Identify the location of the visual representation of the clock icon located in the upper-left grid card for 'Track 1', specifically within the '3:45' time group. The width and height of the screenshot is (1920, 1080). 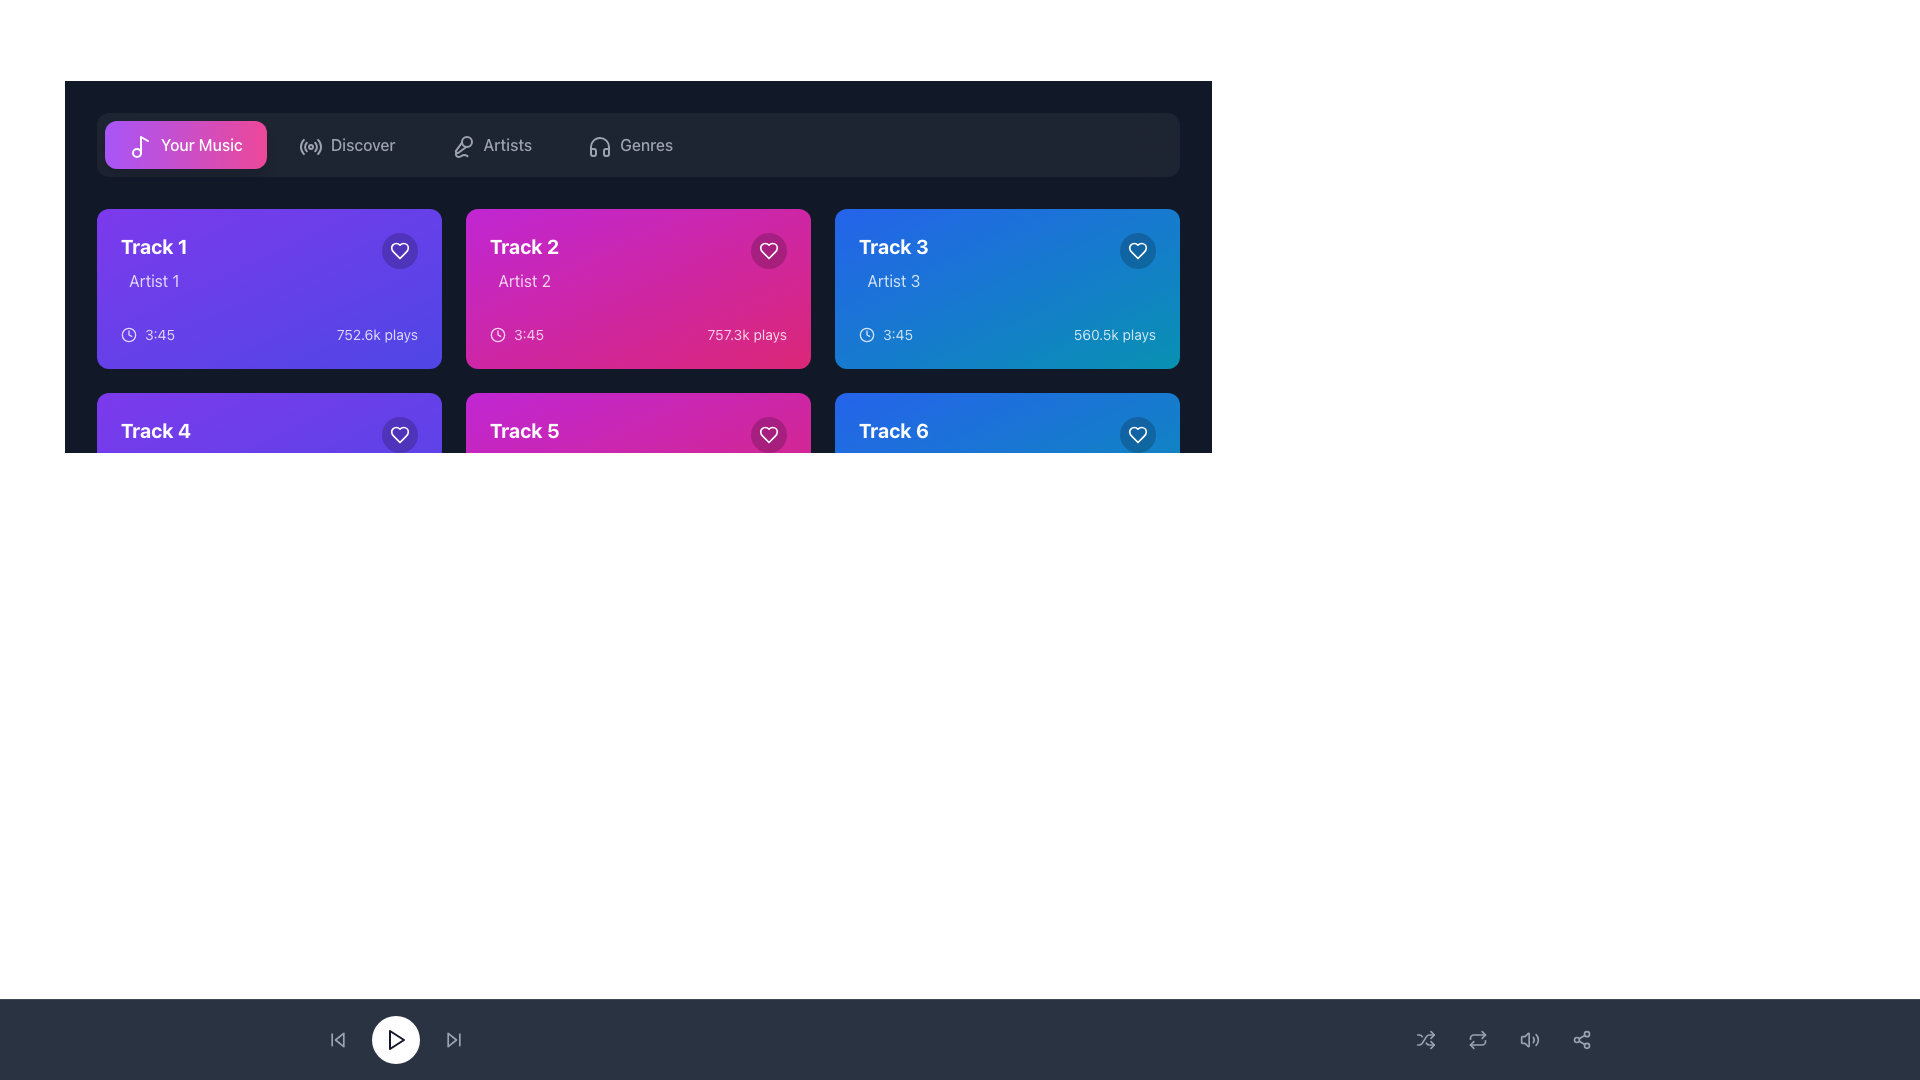
(128, 334).